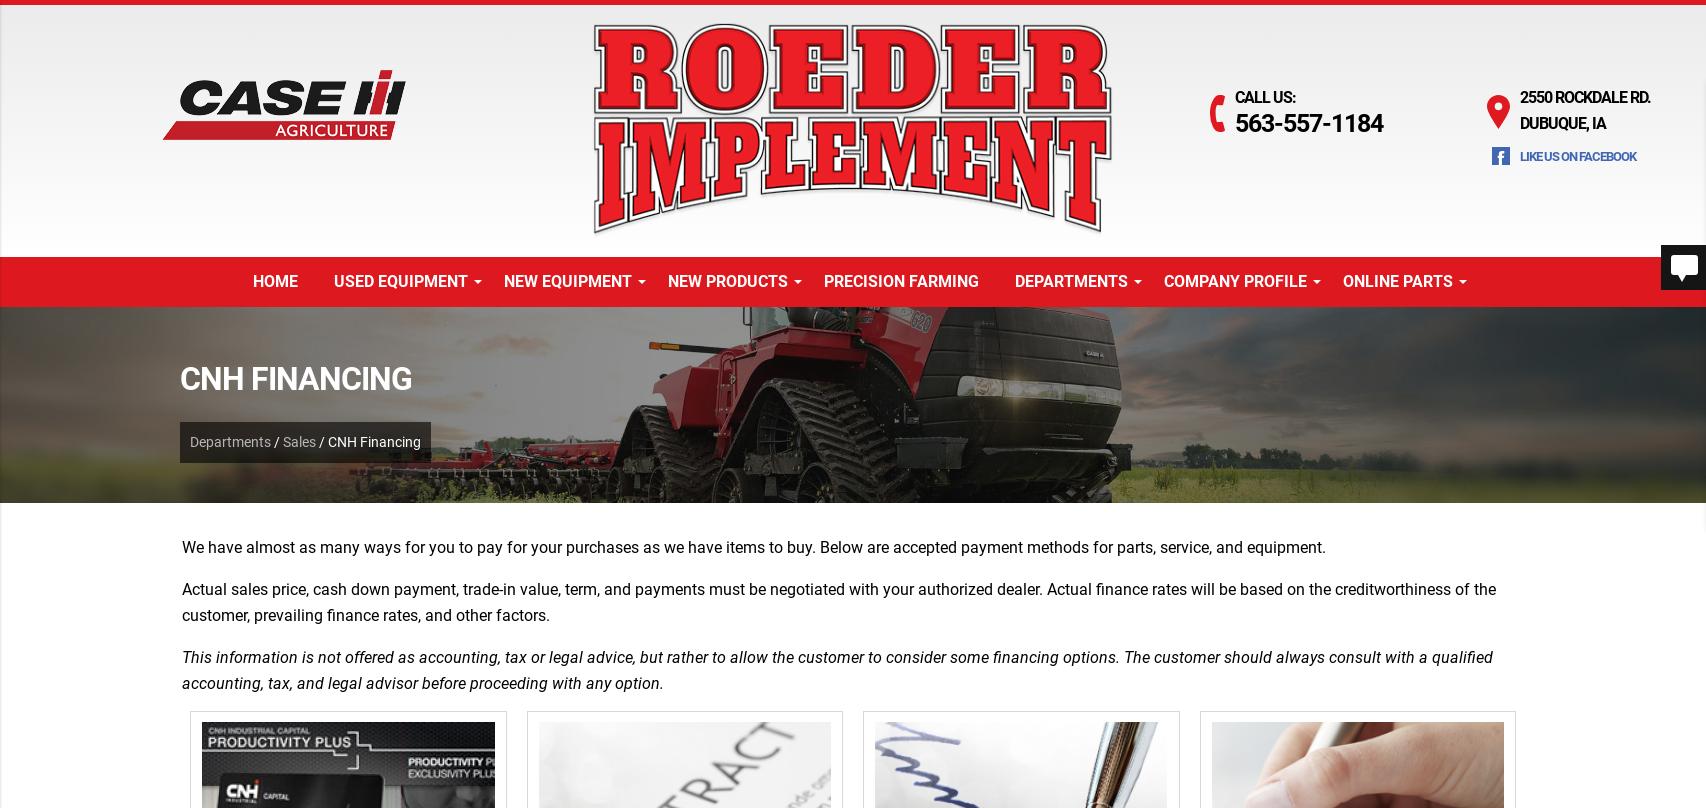 The image size is (1706, 808). What do you see at coordinates (1235, 280) in the screenshot?
I see `'Company Profile'` at bounding box center [1235, 280].